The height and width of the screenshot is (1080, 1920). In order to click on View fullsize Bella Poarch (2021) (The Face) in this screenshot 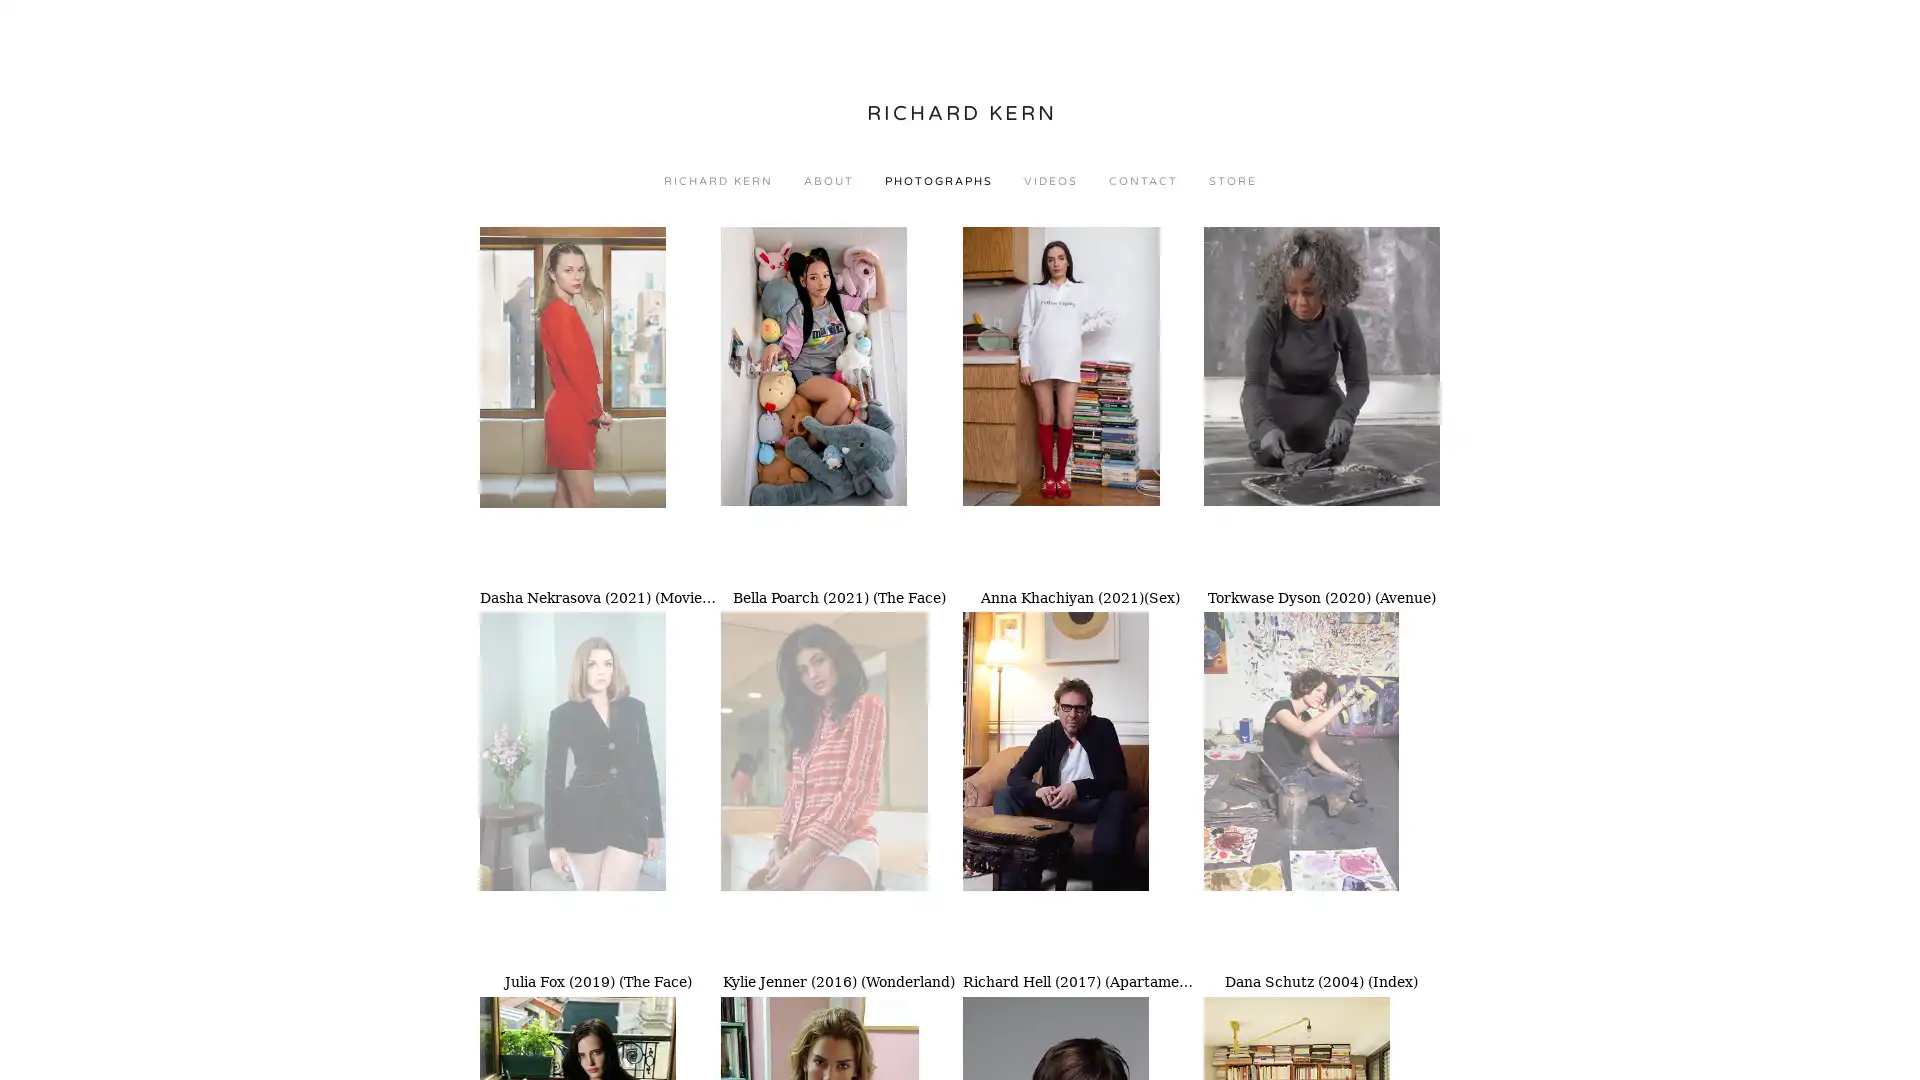, I will do `click(839, 404)`.